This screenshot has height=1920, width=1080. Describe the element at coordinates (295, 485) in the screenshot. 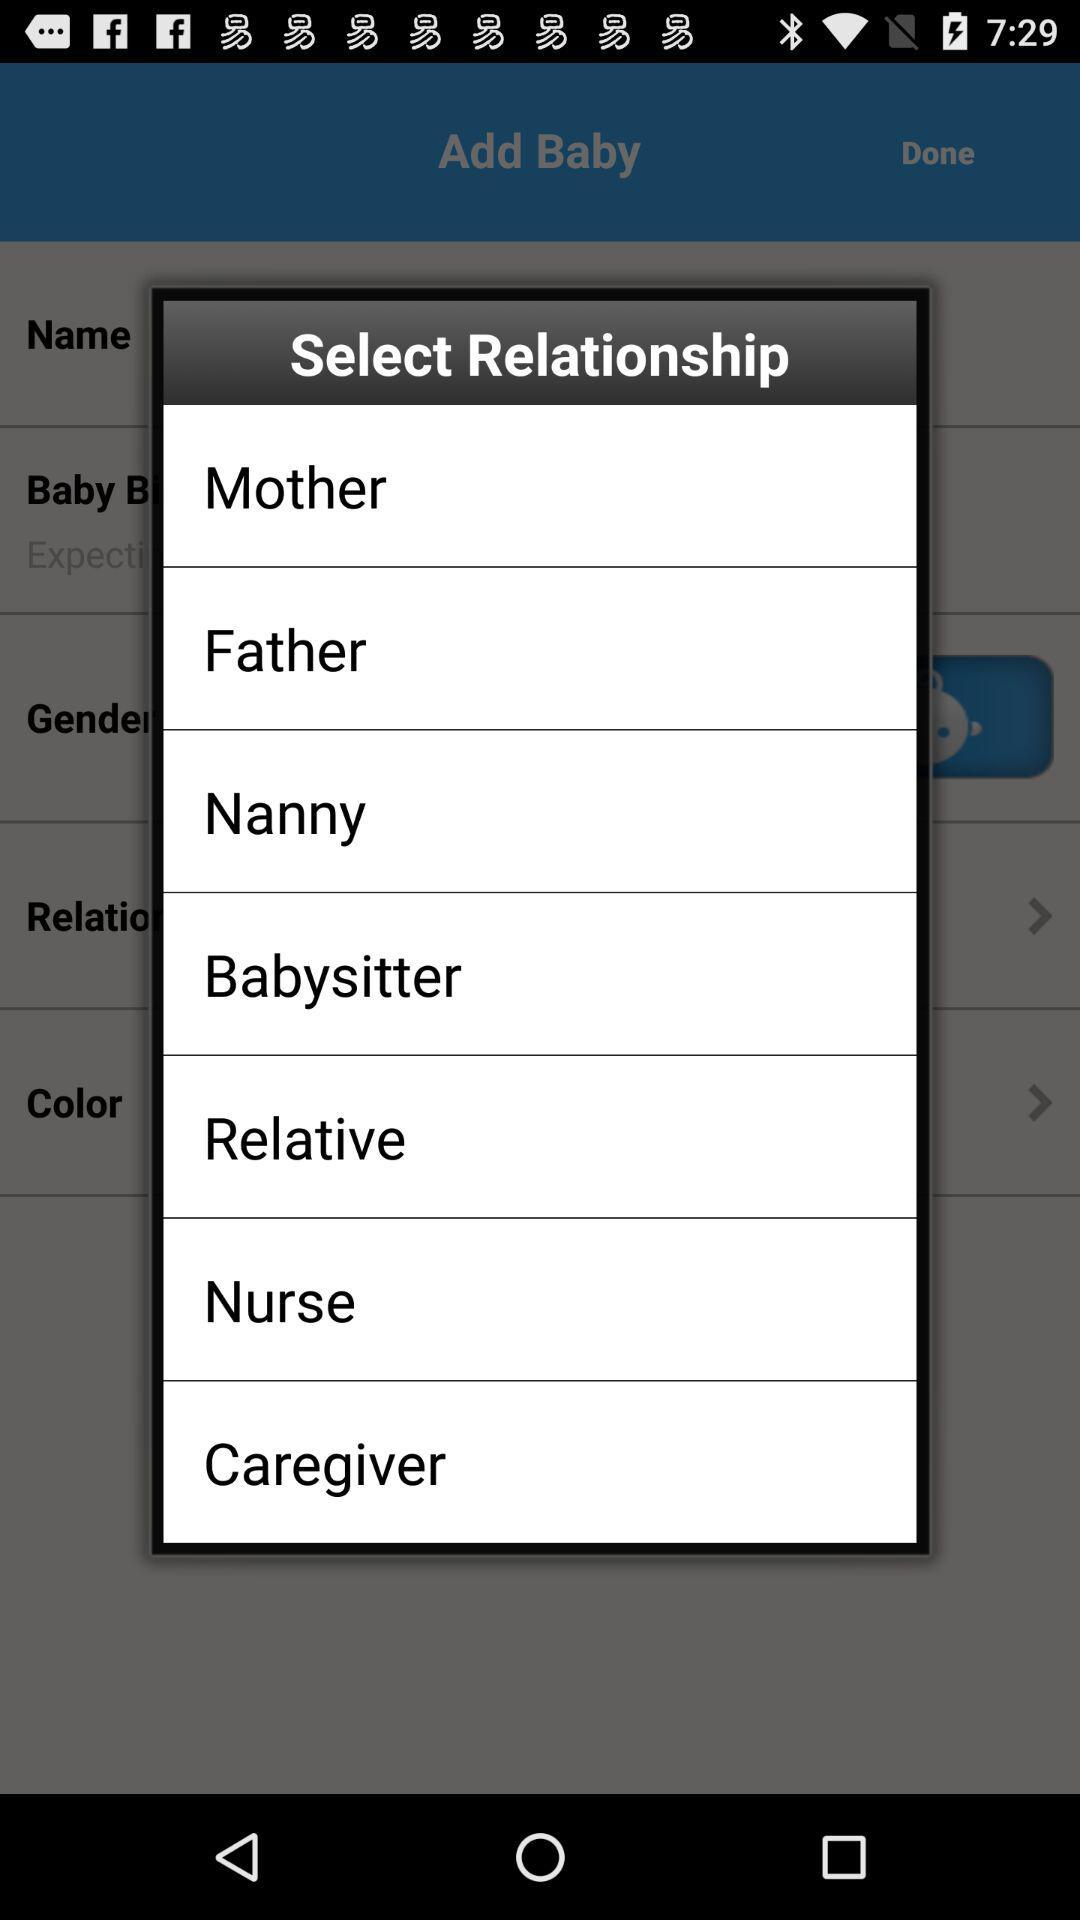

I see `the app above father` at that location.